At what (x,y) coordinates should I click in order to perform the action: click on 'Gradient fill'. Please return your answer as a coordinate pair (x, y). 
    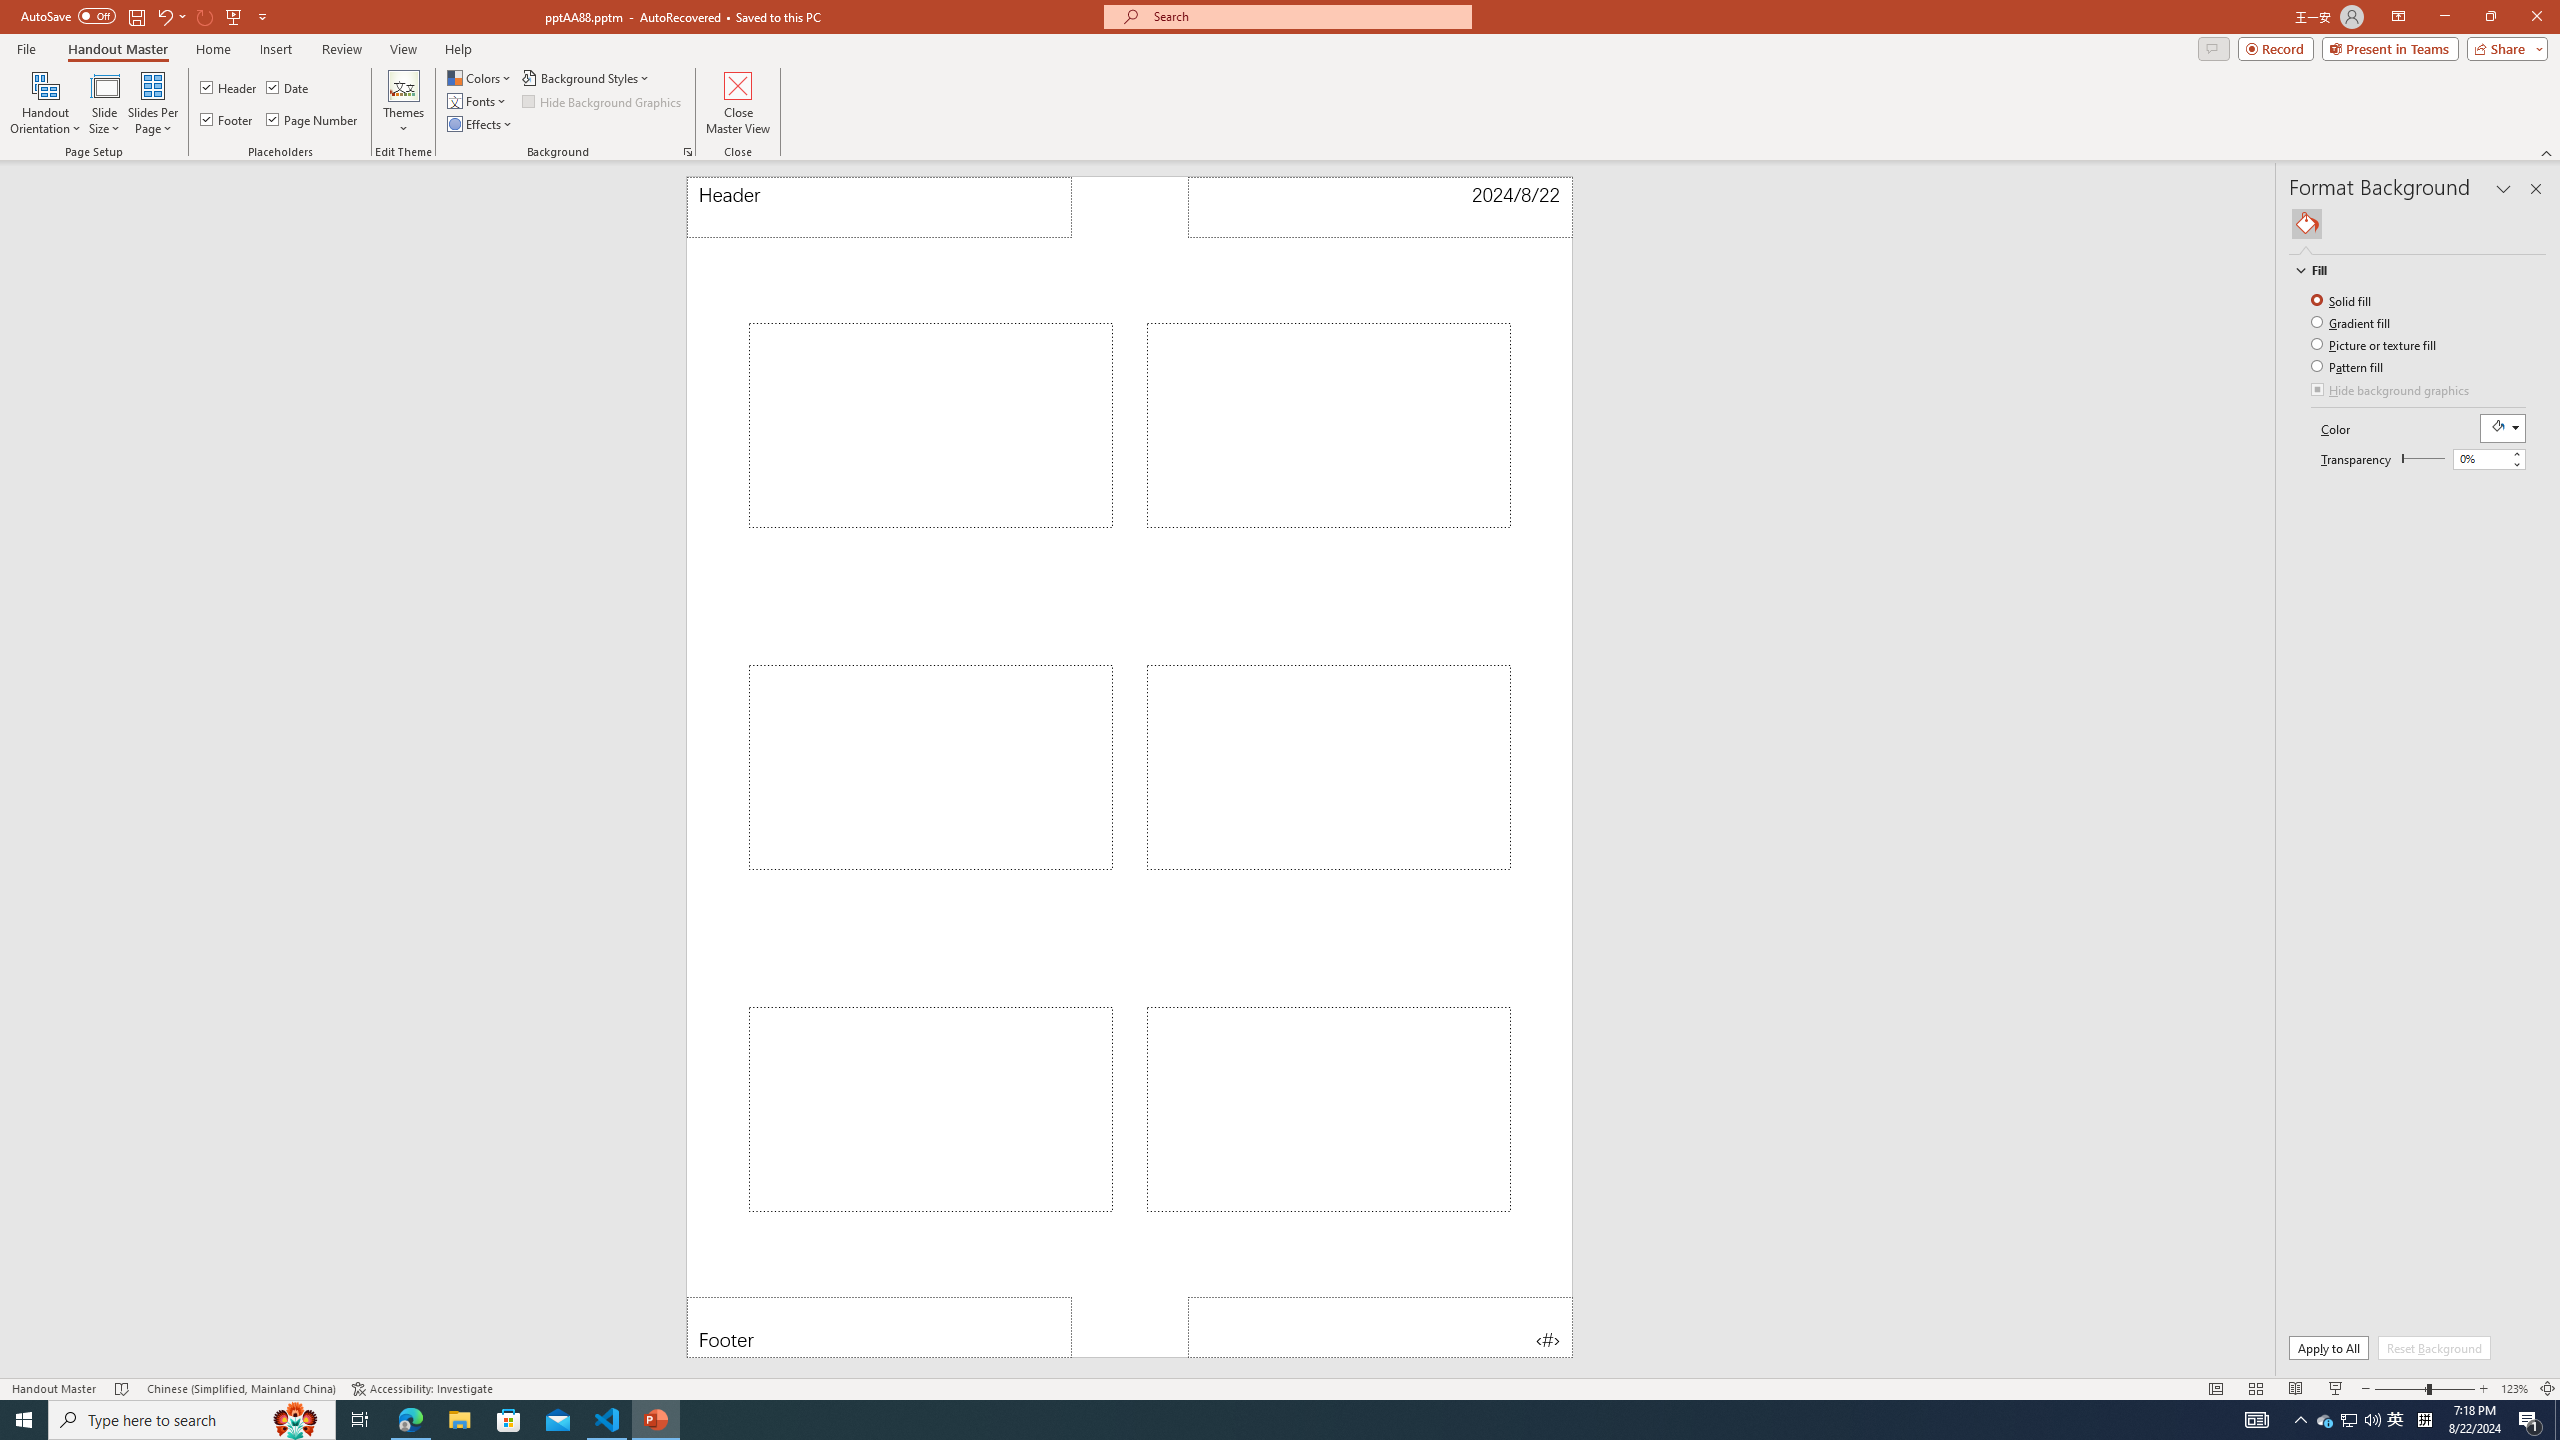
    Looking at the image, I should click on (2352, 321).